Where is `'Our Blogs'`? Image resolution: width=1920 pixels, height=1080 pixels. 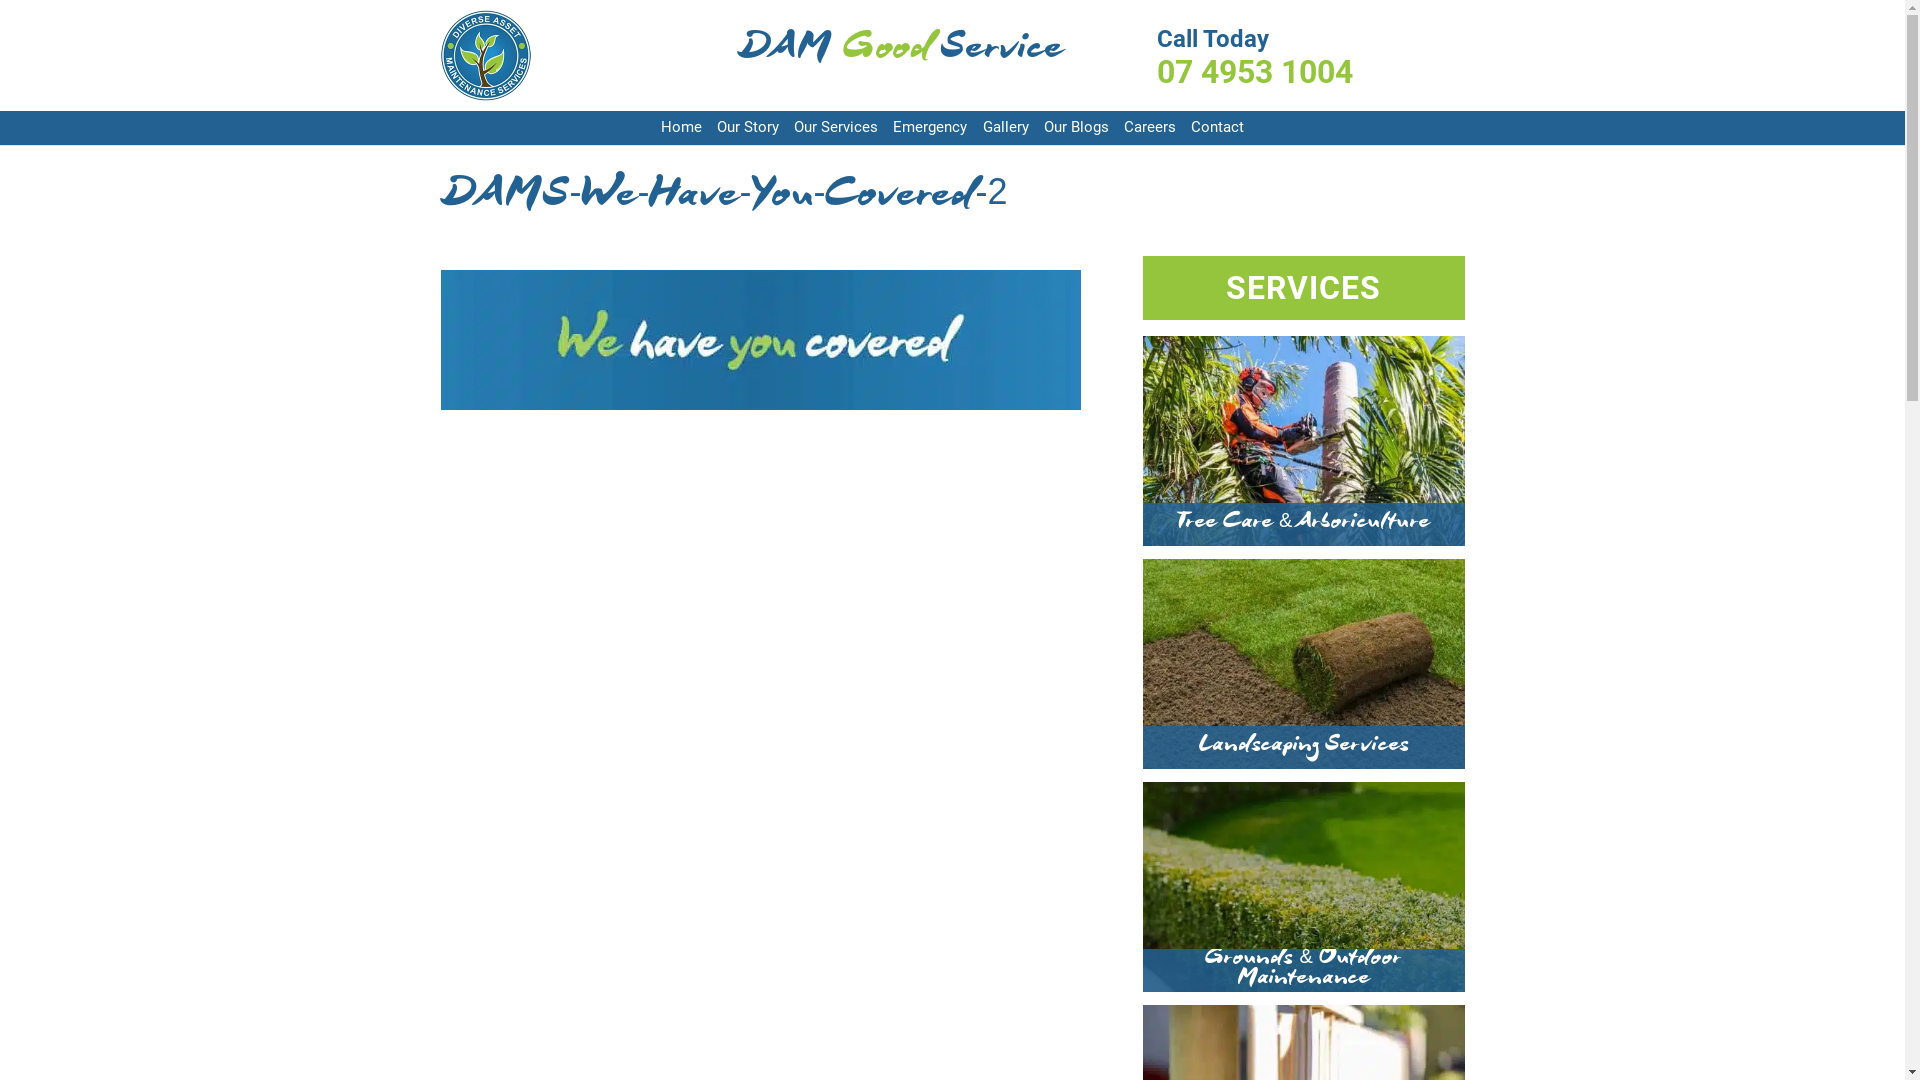
'Our Blogs' is located at coordinates (1075, 128).